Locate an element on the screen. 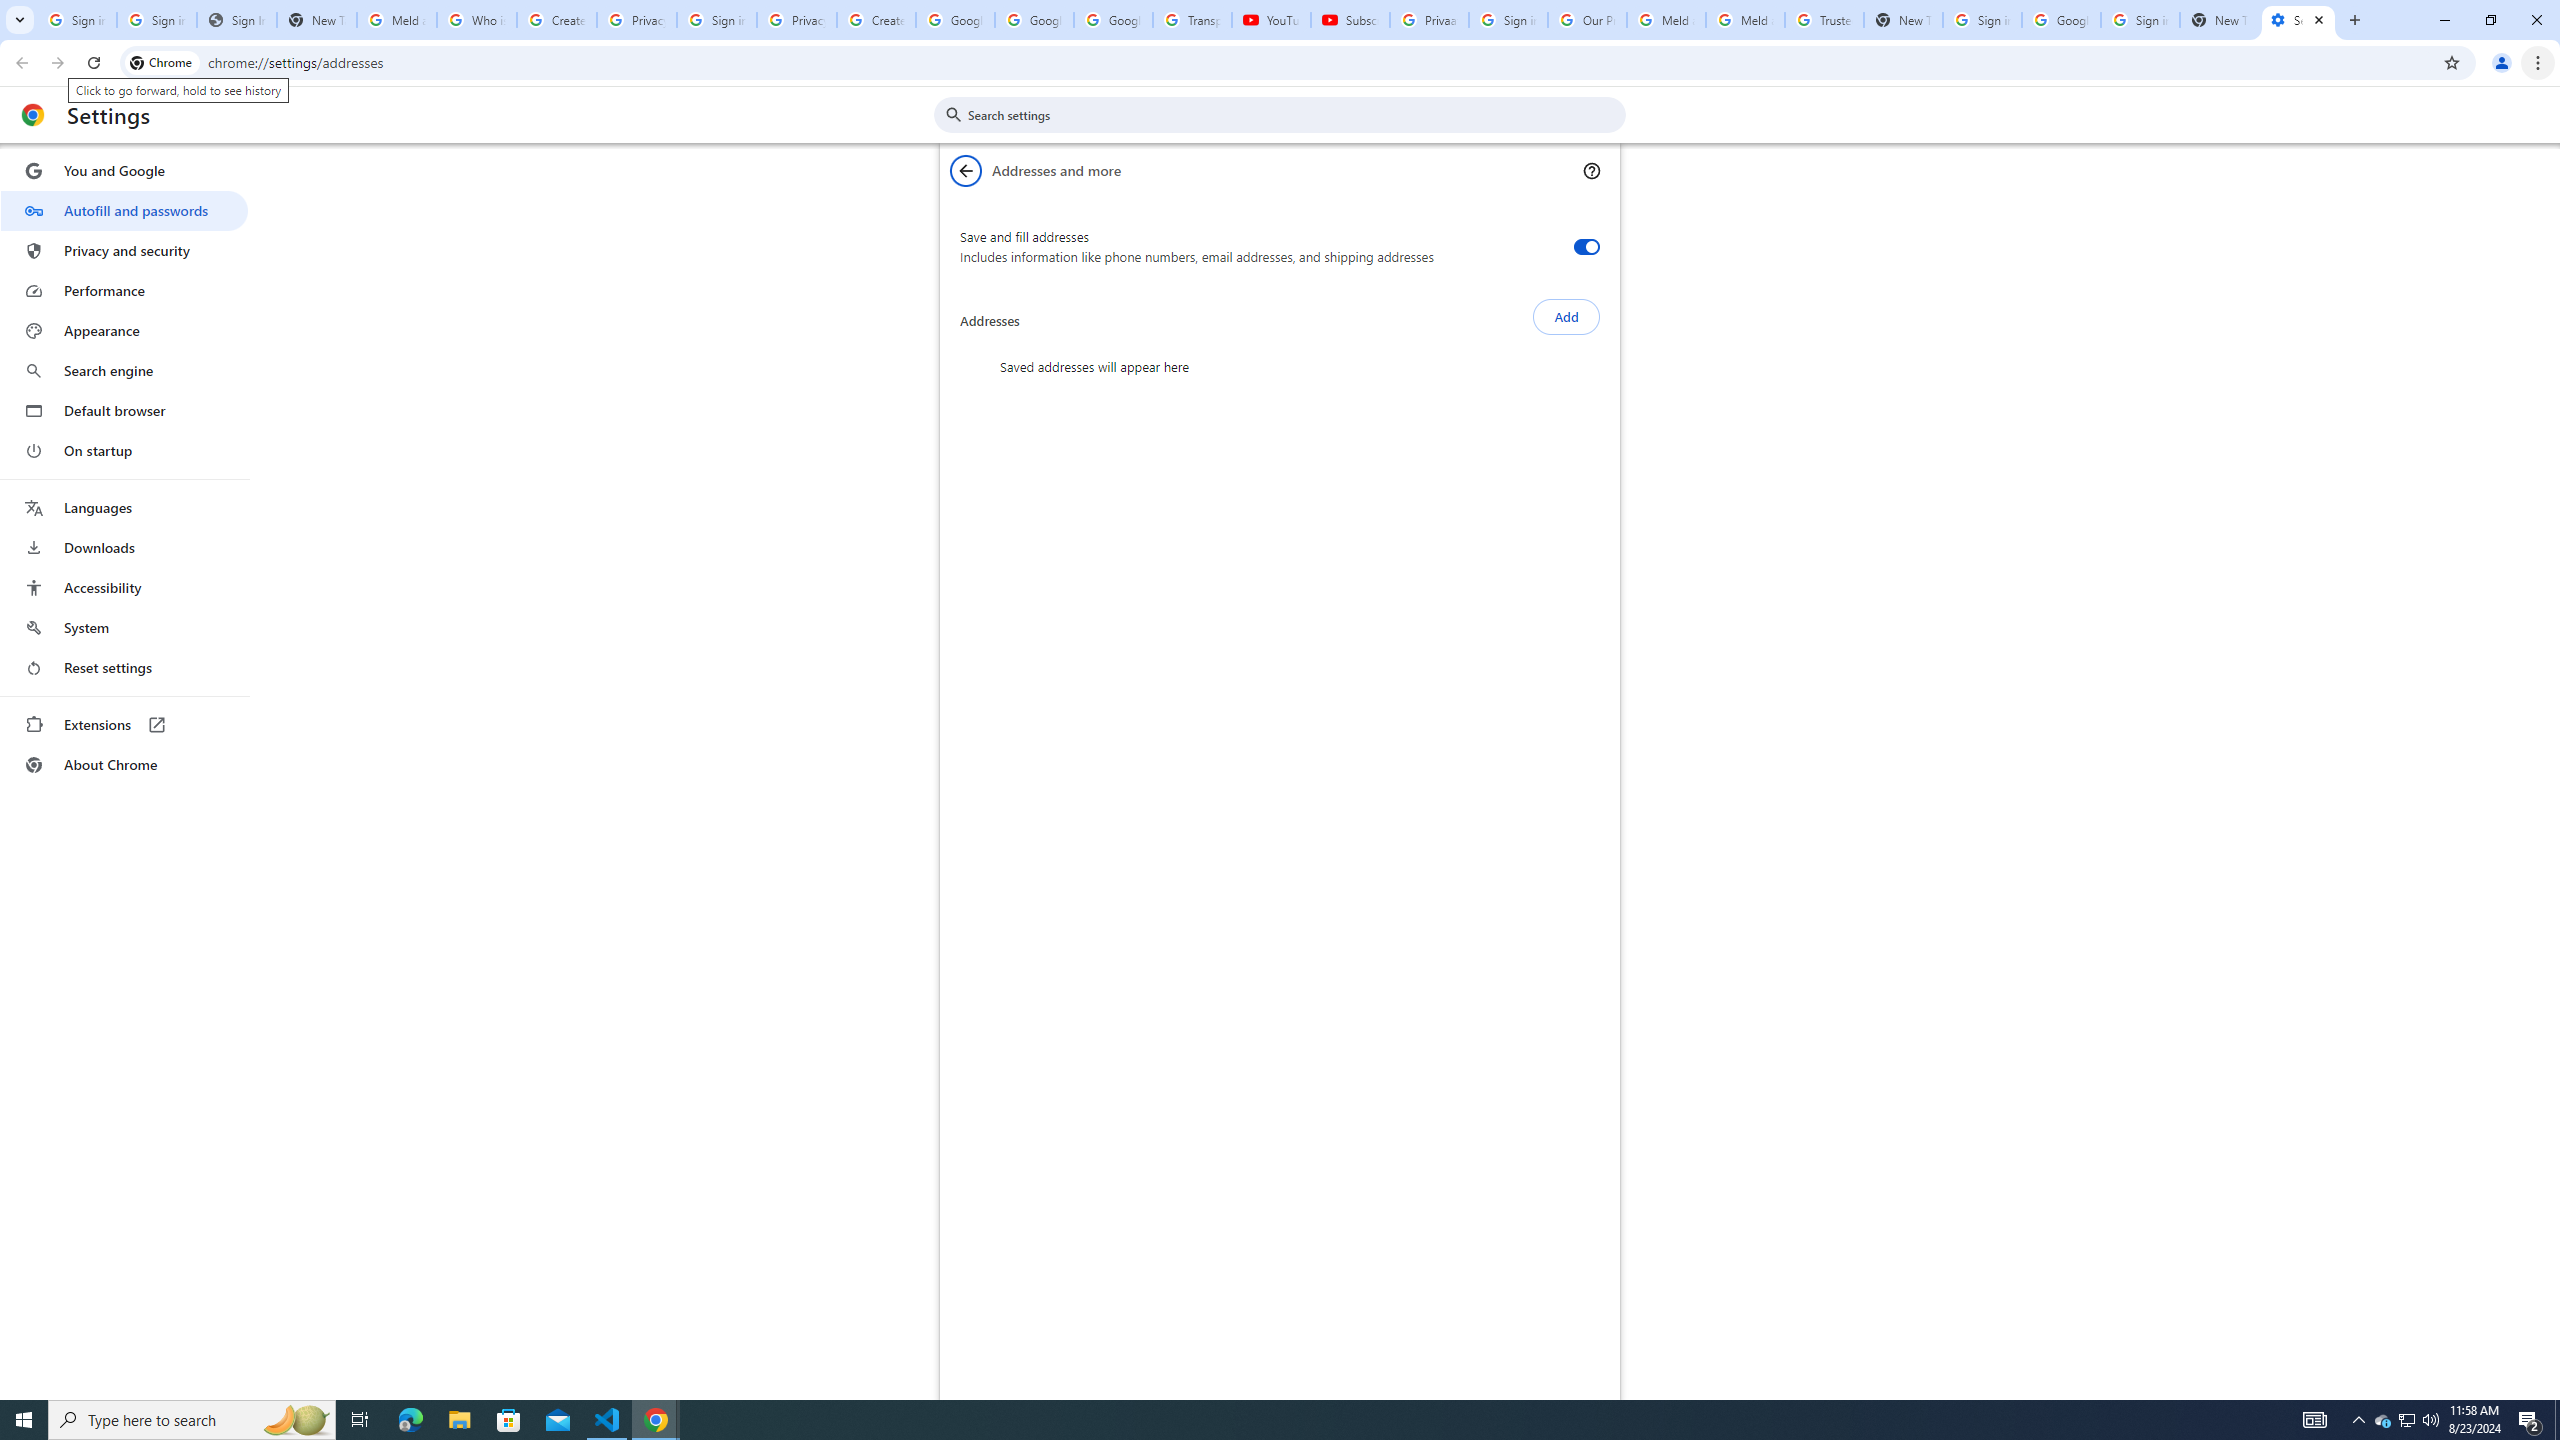 The width and height of the screenshot is (2560, 1440). 'New Tab' is located at coordinates (2218, 19).